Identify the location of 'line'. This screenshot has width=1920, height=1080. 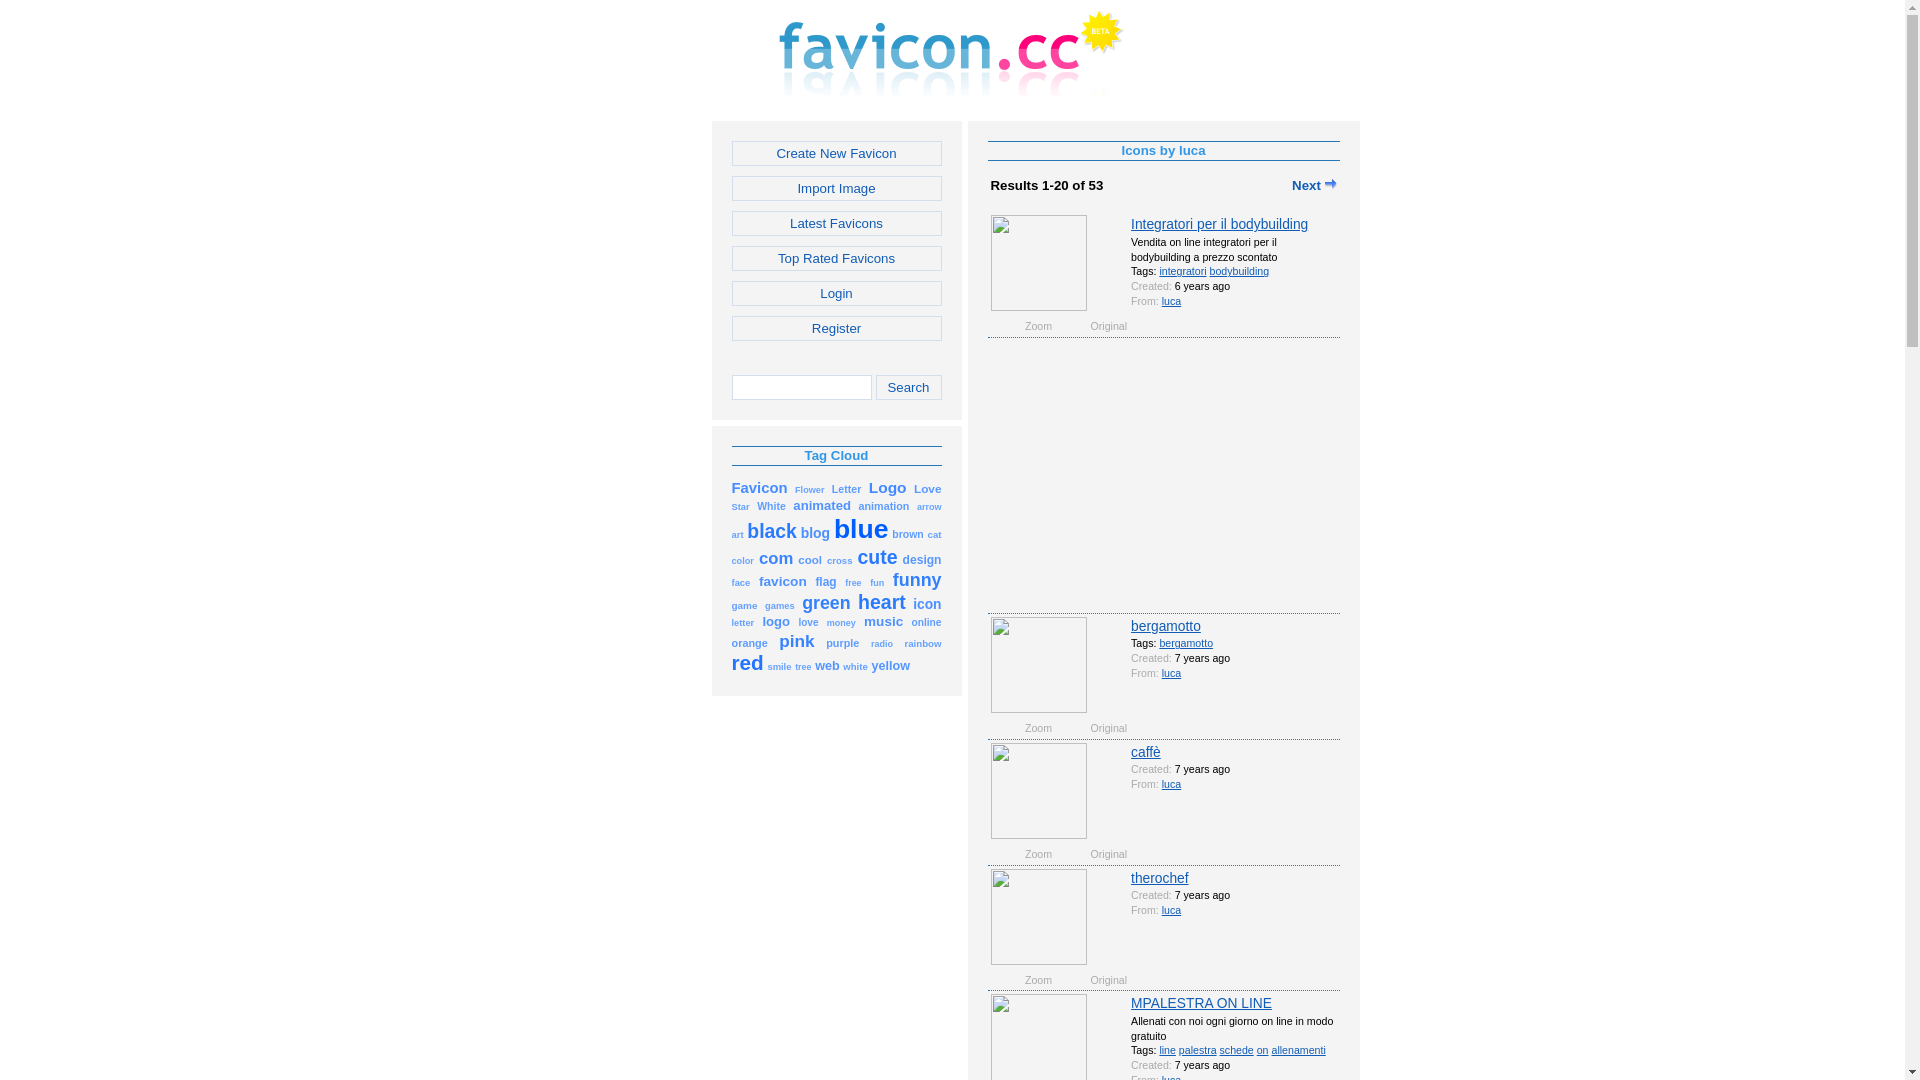
(1167, 1048).